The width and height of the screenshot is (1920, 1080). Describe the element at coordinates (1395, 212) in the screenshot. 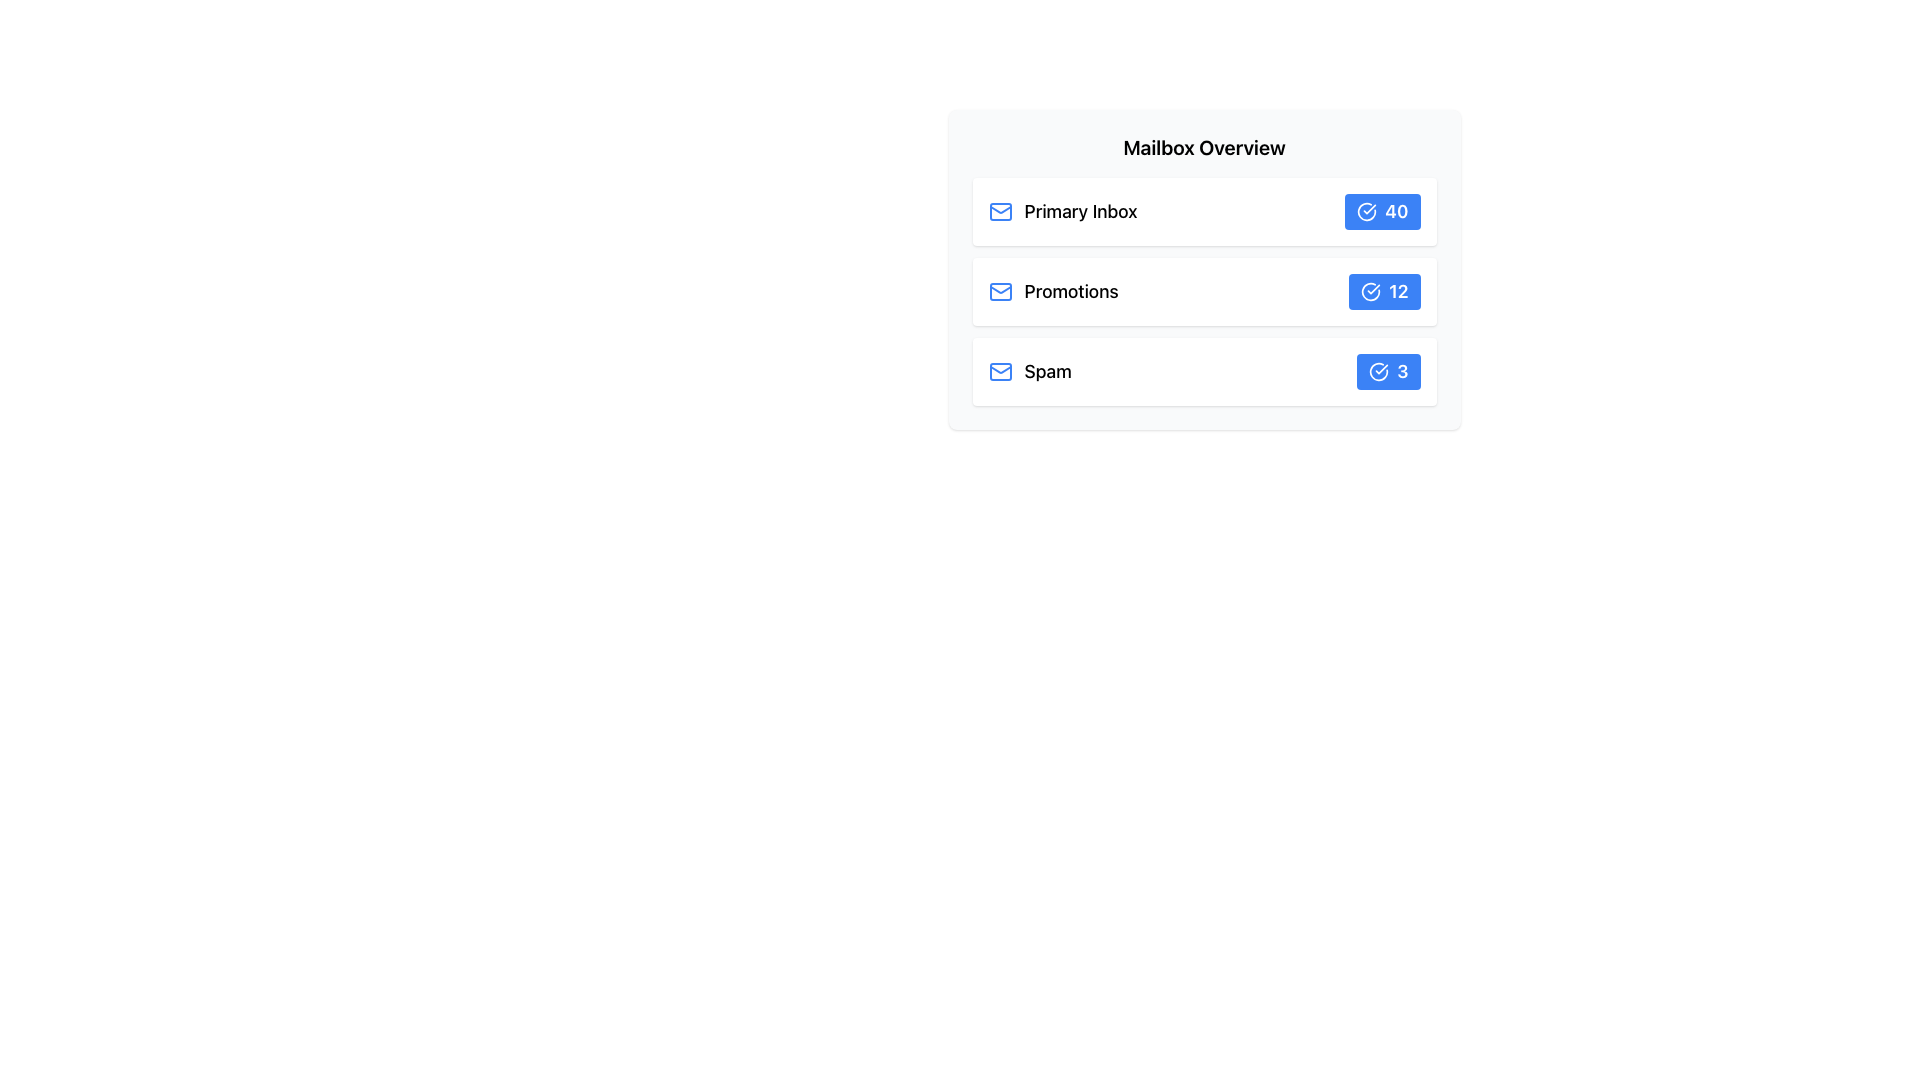

I see `the read-only numerical indicator for unread emails in the 'Primary Inbox' section, located in the top-right corner next to the circular checkmark icon` at that location.